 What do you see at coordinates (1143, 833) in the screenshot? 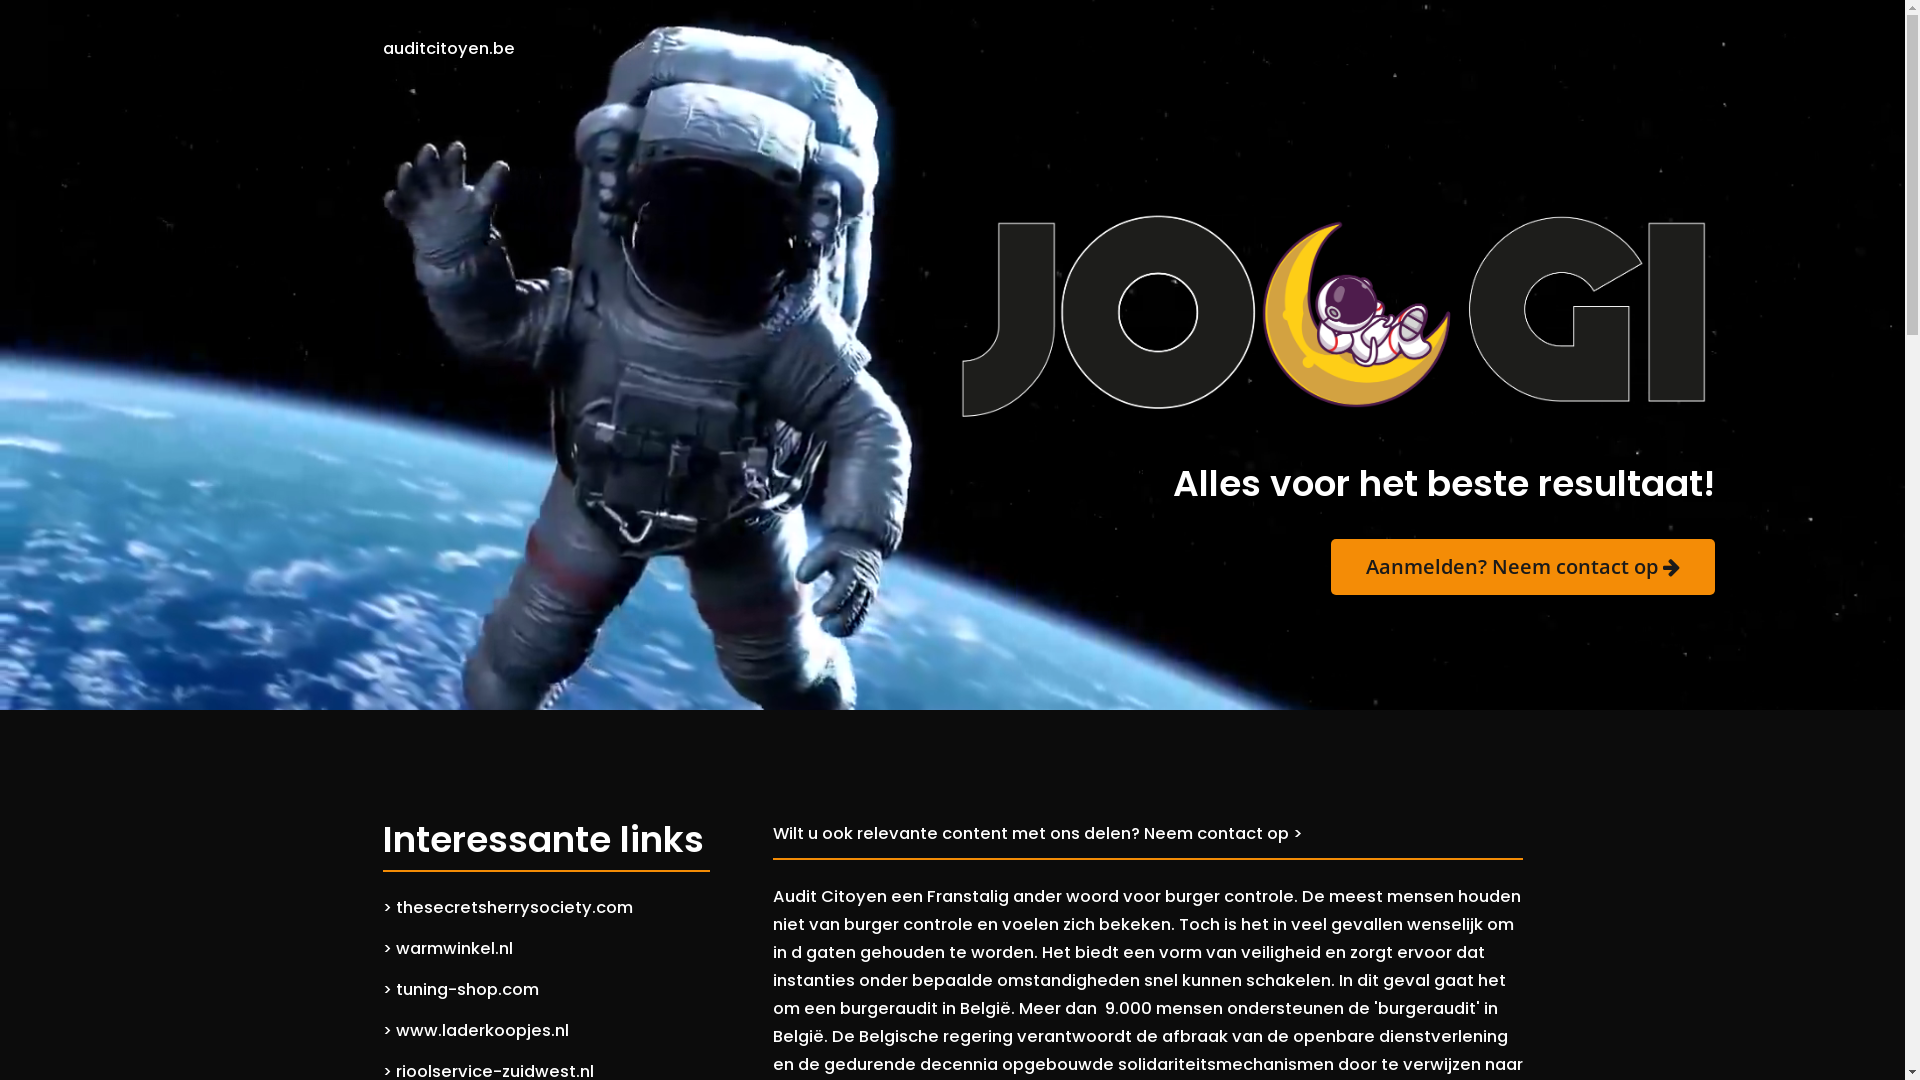
I see `'Neem contact op >'` at bounding box center [1143, 833].